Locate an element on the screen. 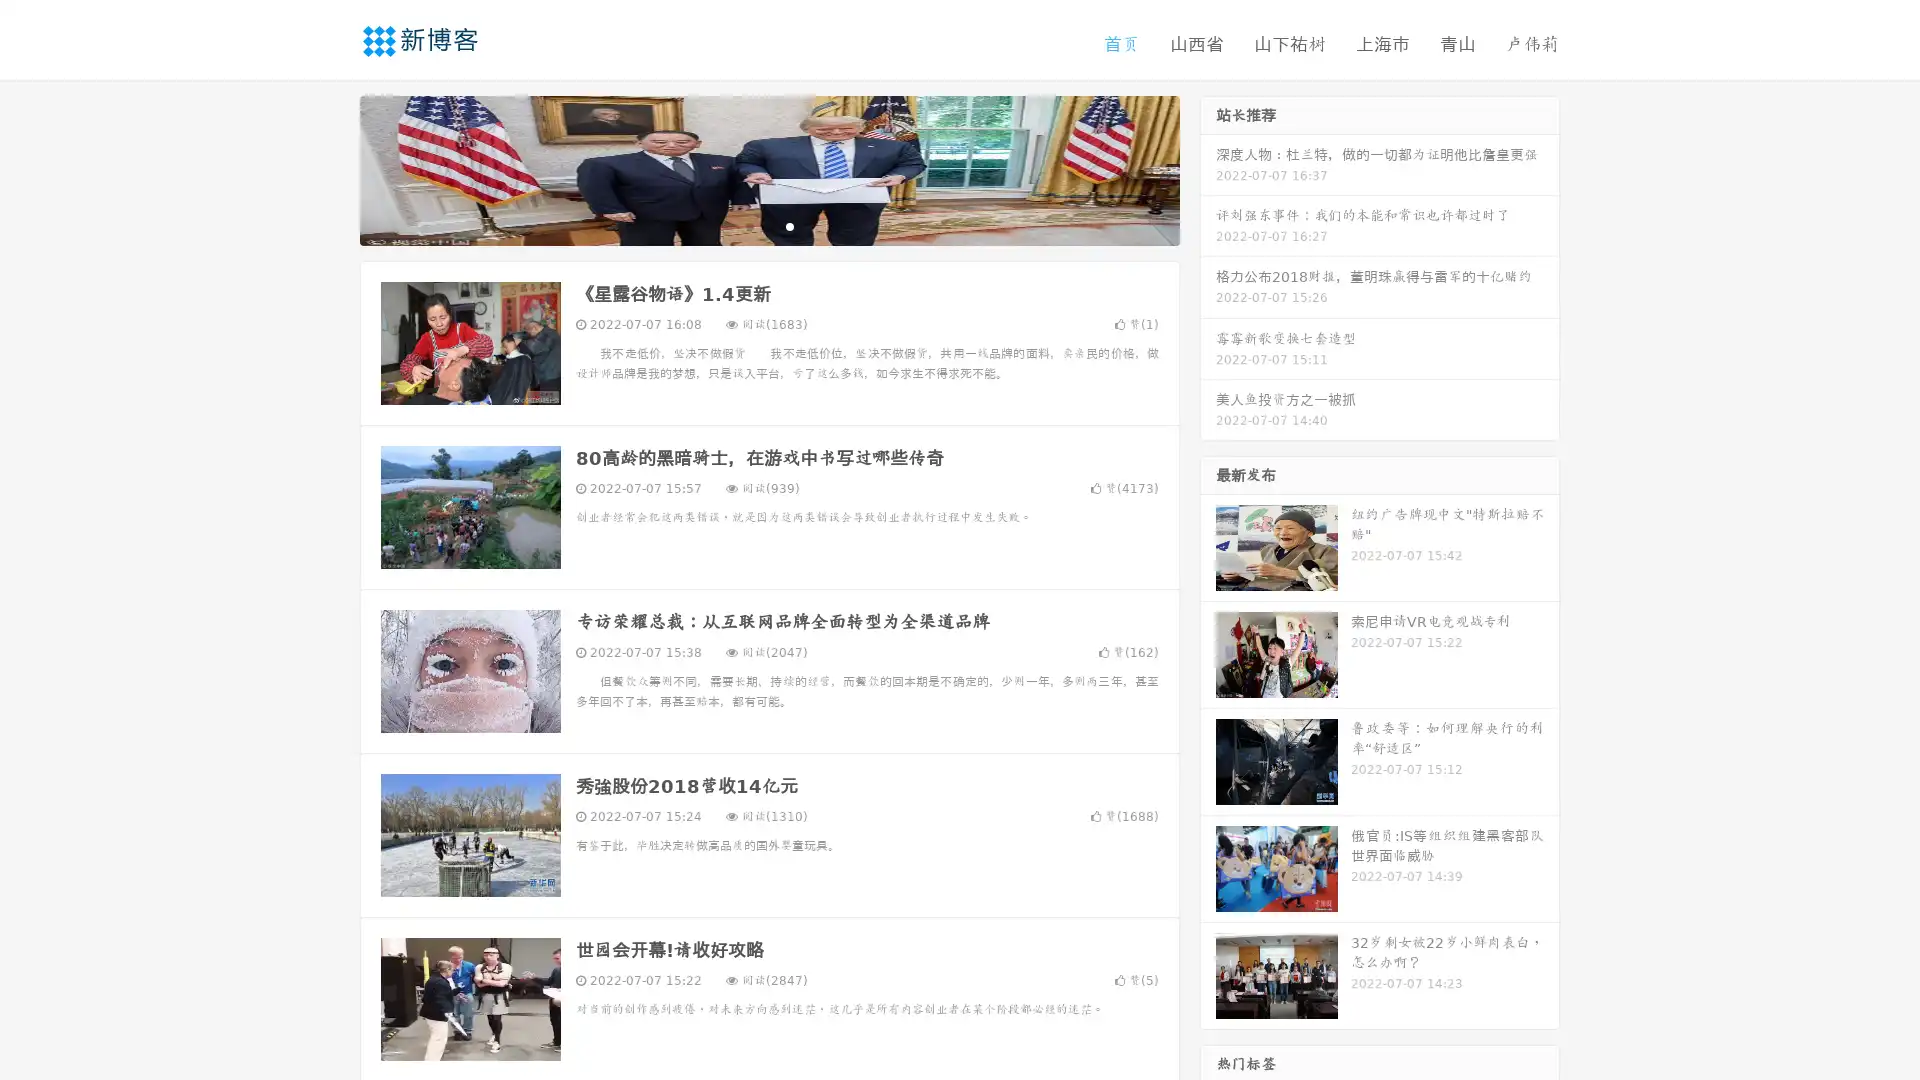 Image resolution: width=1920 pixels, height=1080 pixels. Go to slide 1 is located at coordinates (748, 225).